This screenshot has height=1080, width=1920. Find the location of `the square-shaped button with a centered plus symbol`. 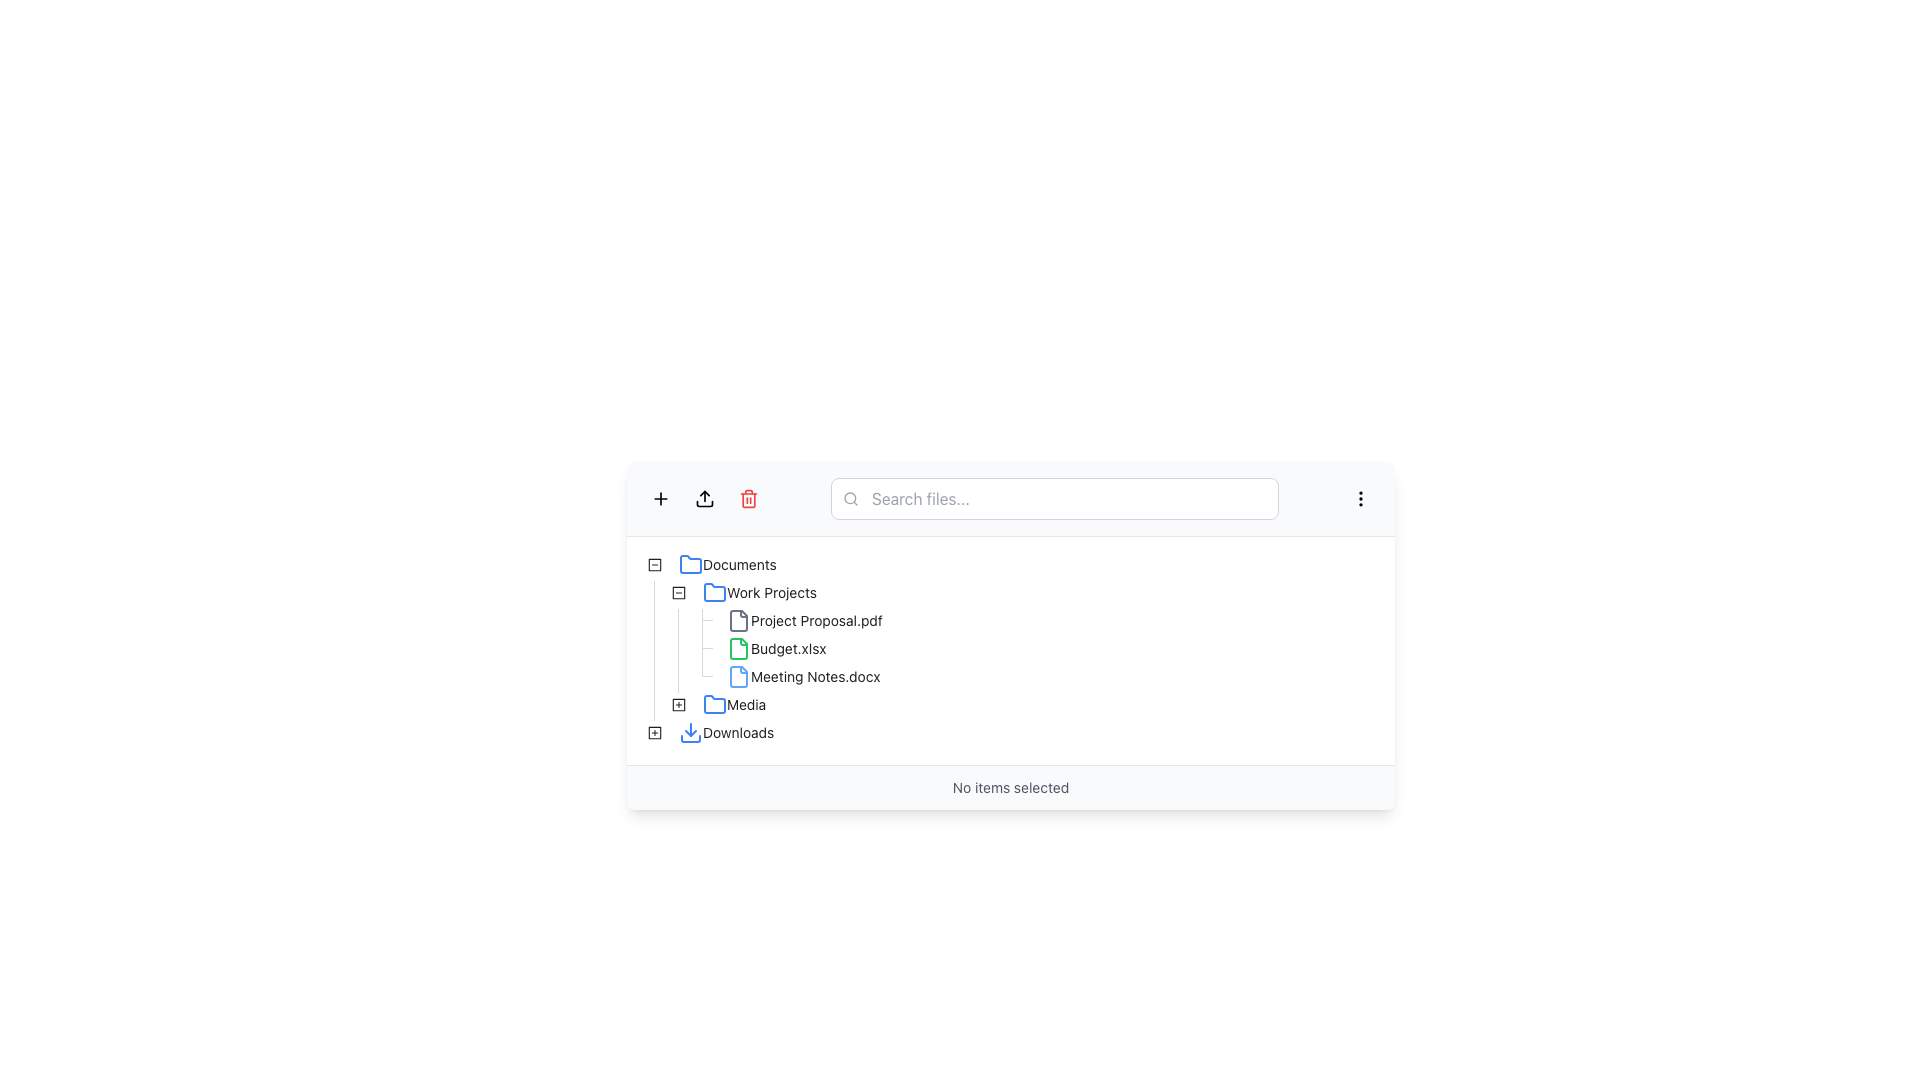

the square-shaped button with a centered plus symbol is located at coordinates (661, 497).